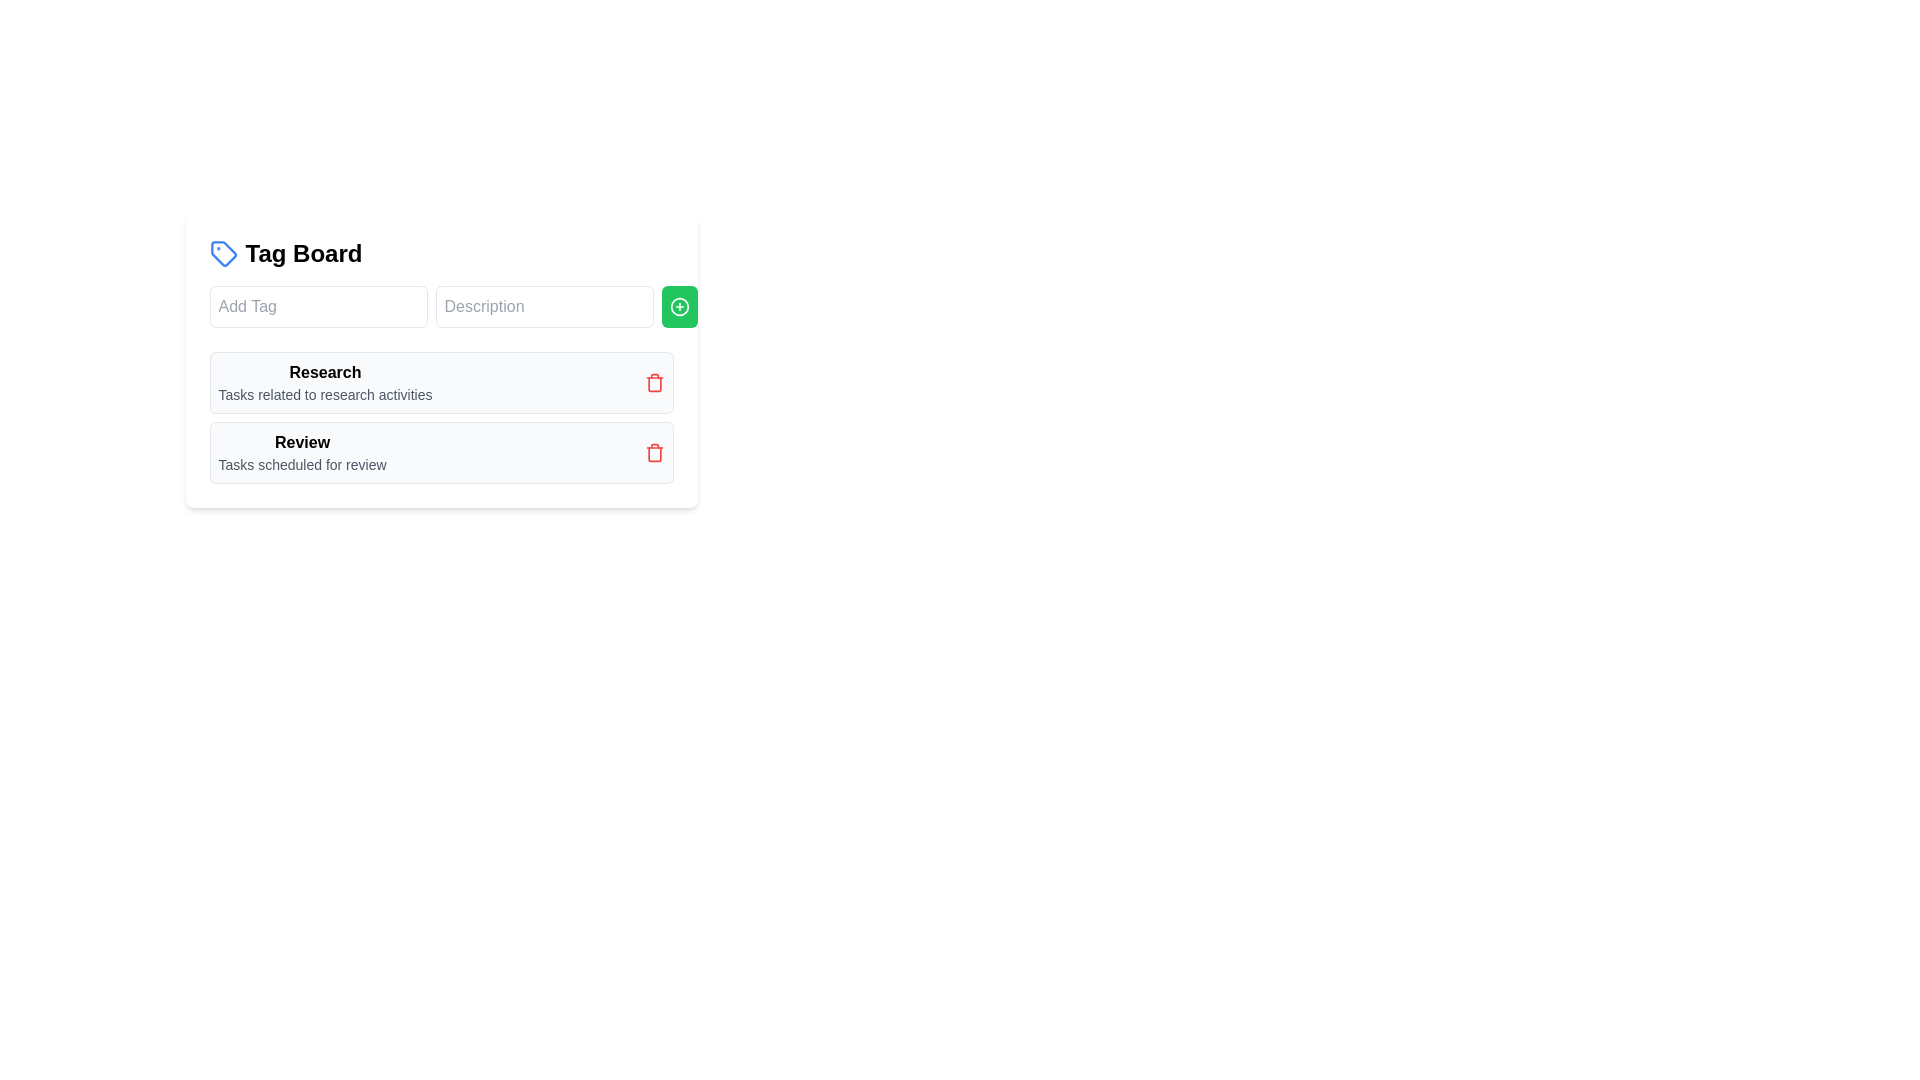  I want to click on the category card in the grouped list of tasks related to 'Research' and 'Review', so click(440, 416).